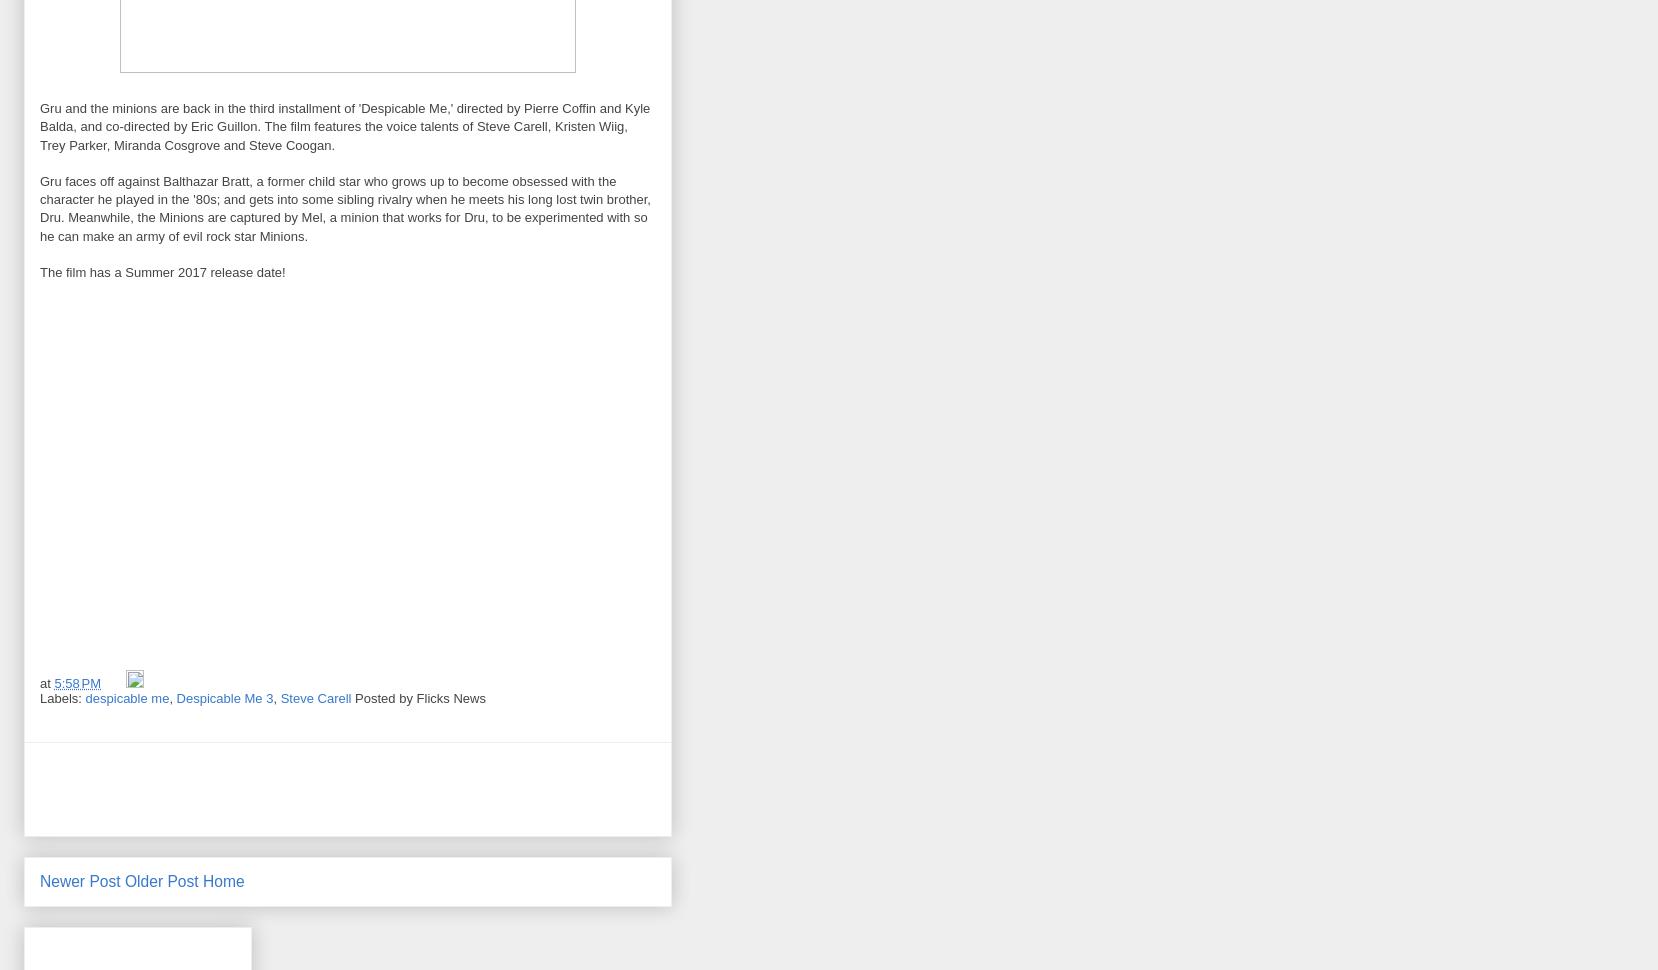 The width and height of the screenshot is (1658, 970). I want to click on 'Home', so click(223, 880).